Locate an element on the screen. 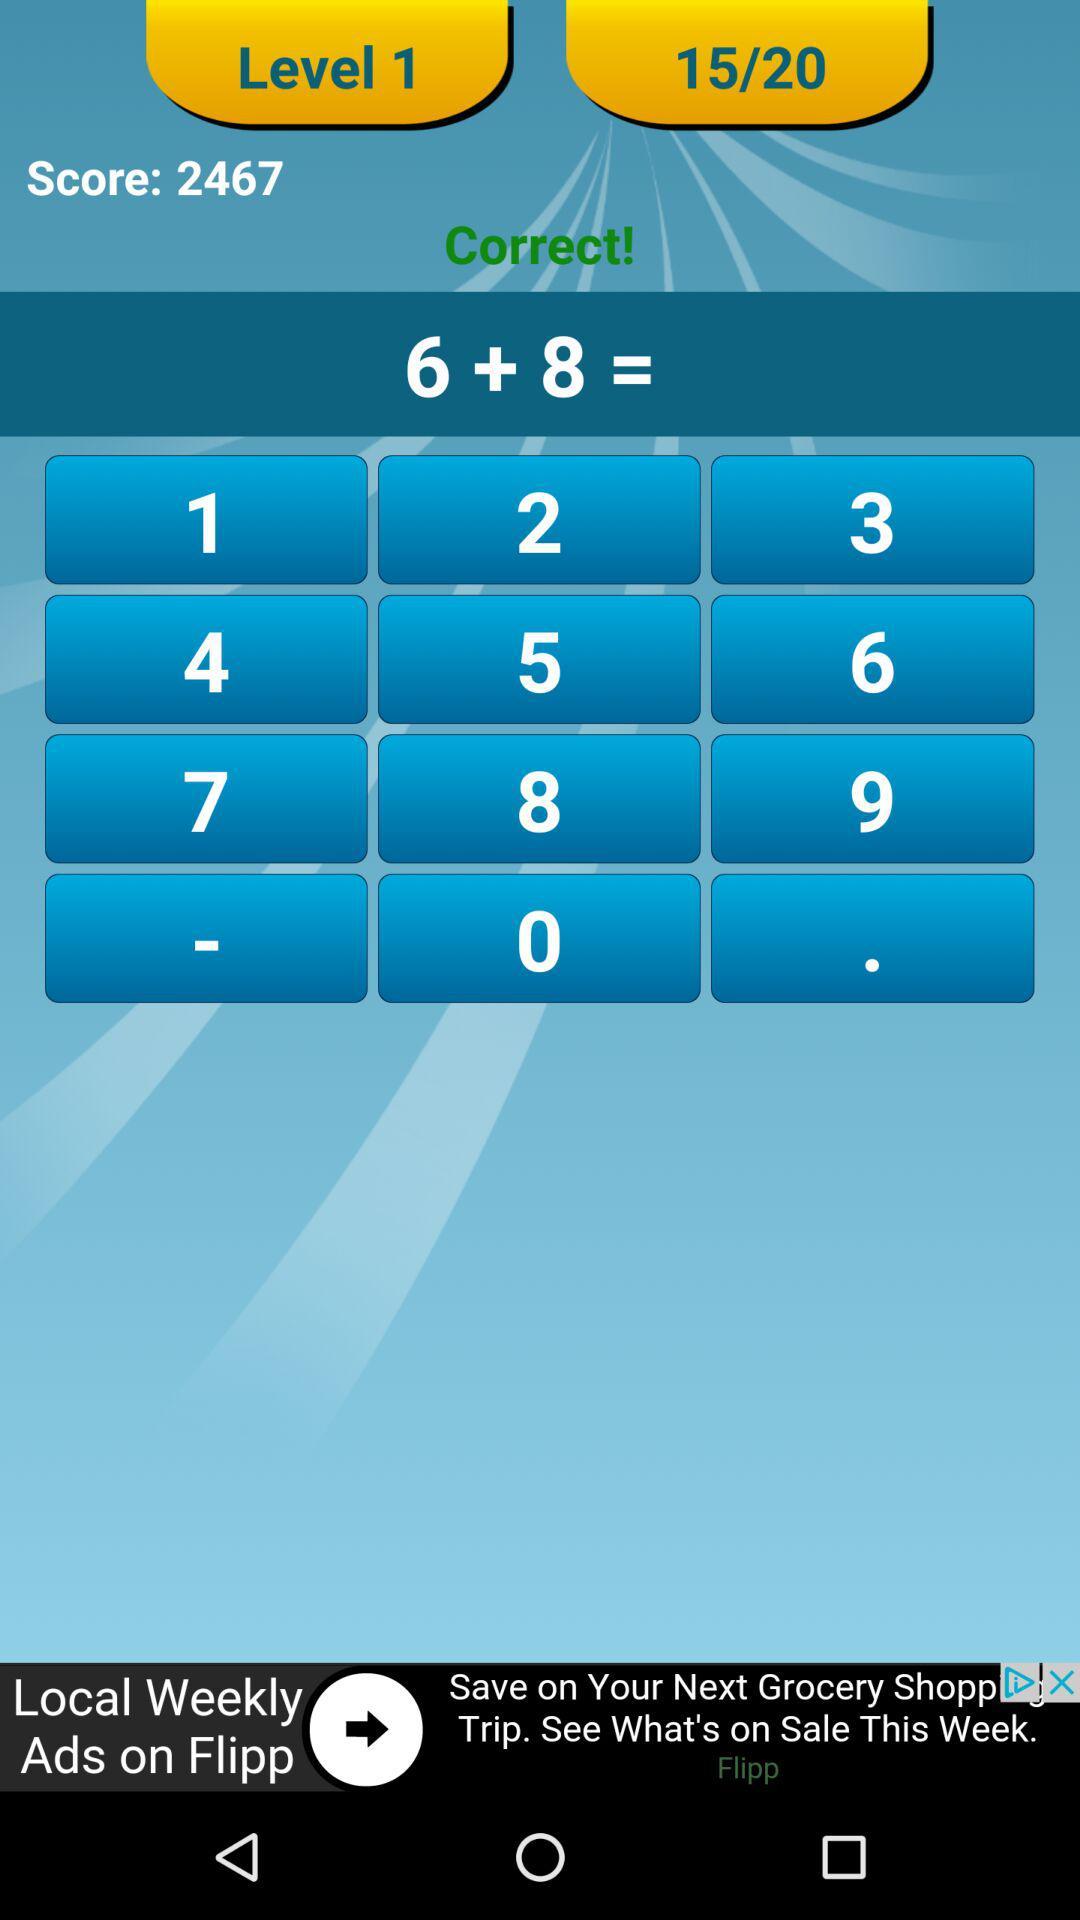  the icon next to the 8 item is located at coordinates (206, 937).